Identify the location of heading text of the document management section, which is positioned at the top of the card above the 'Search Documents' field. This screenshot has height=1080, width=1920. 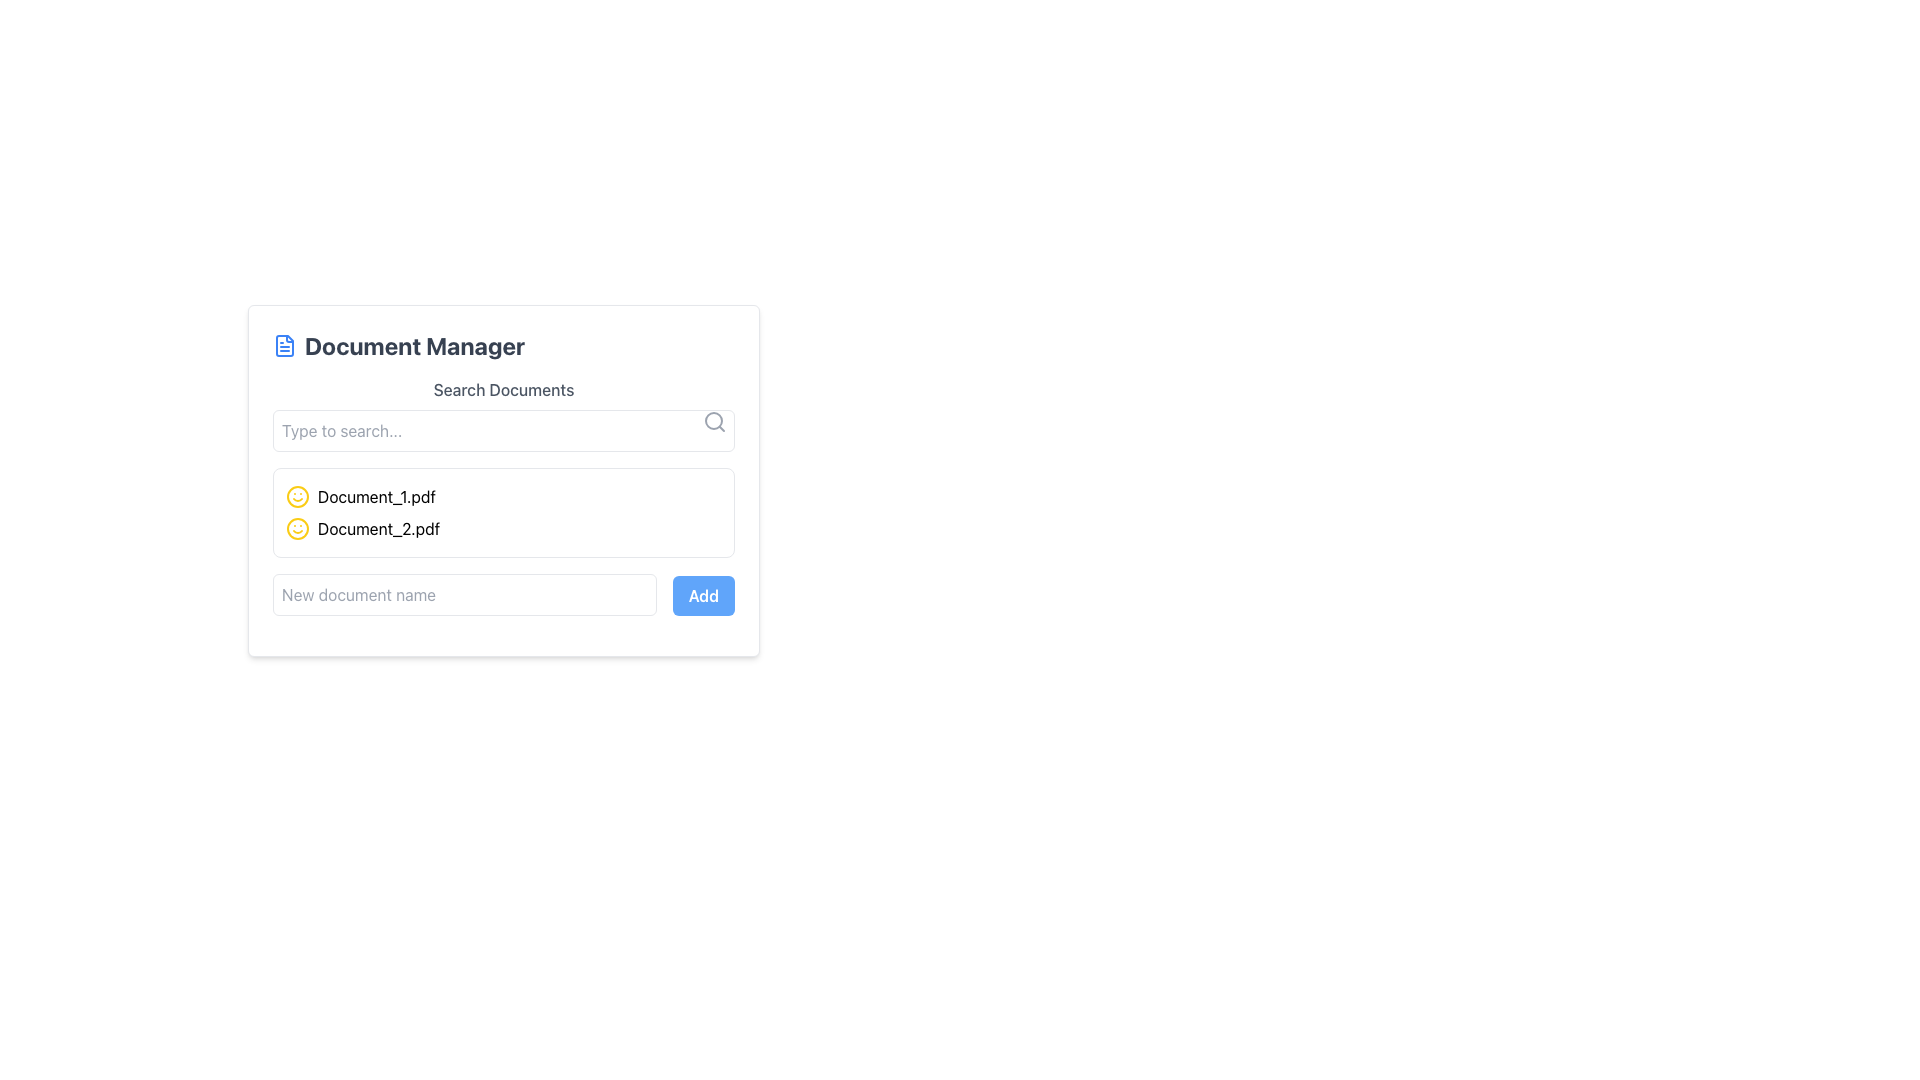
(504, 345).